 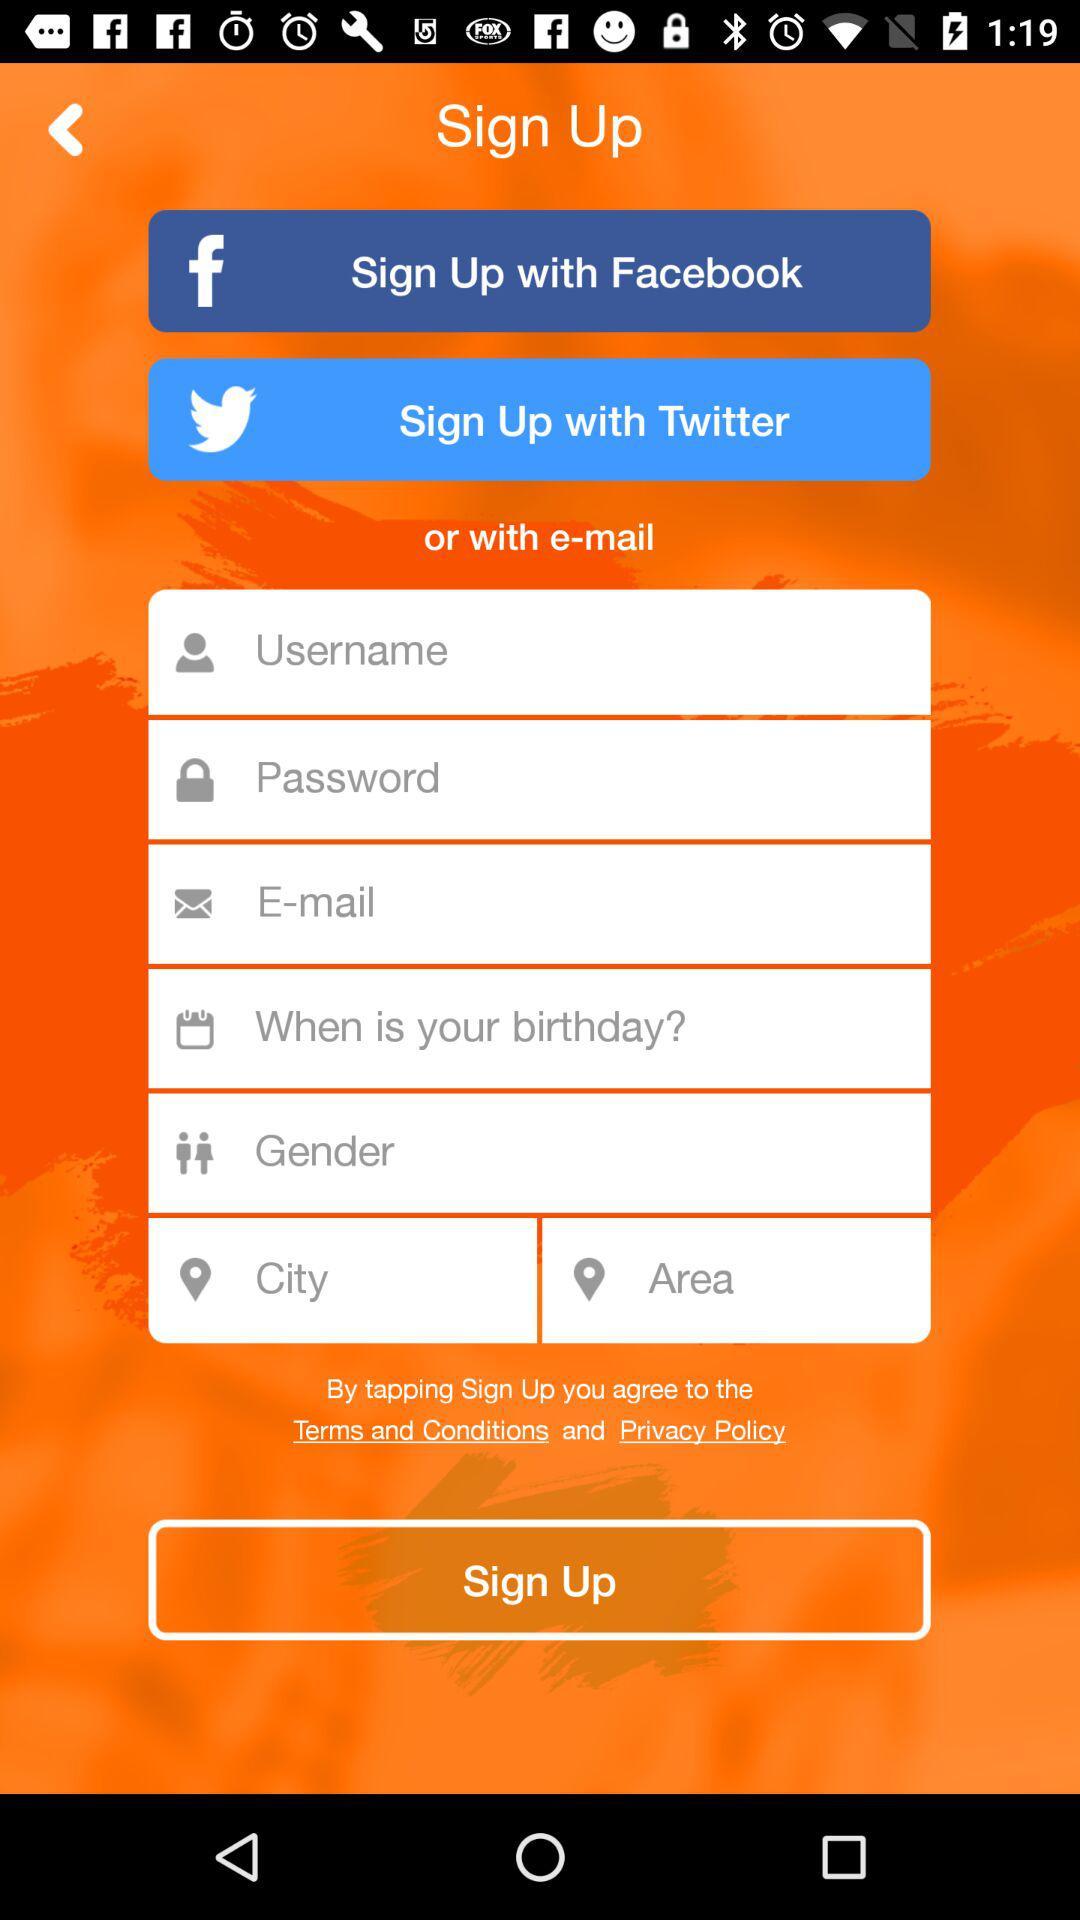 I want to click on your date of birth, so click(x=550, y=1028).